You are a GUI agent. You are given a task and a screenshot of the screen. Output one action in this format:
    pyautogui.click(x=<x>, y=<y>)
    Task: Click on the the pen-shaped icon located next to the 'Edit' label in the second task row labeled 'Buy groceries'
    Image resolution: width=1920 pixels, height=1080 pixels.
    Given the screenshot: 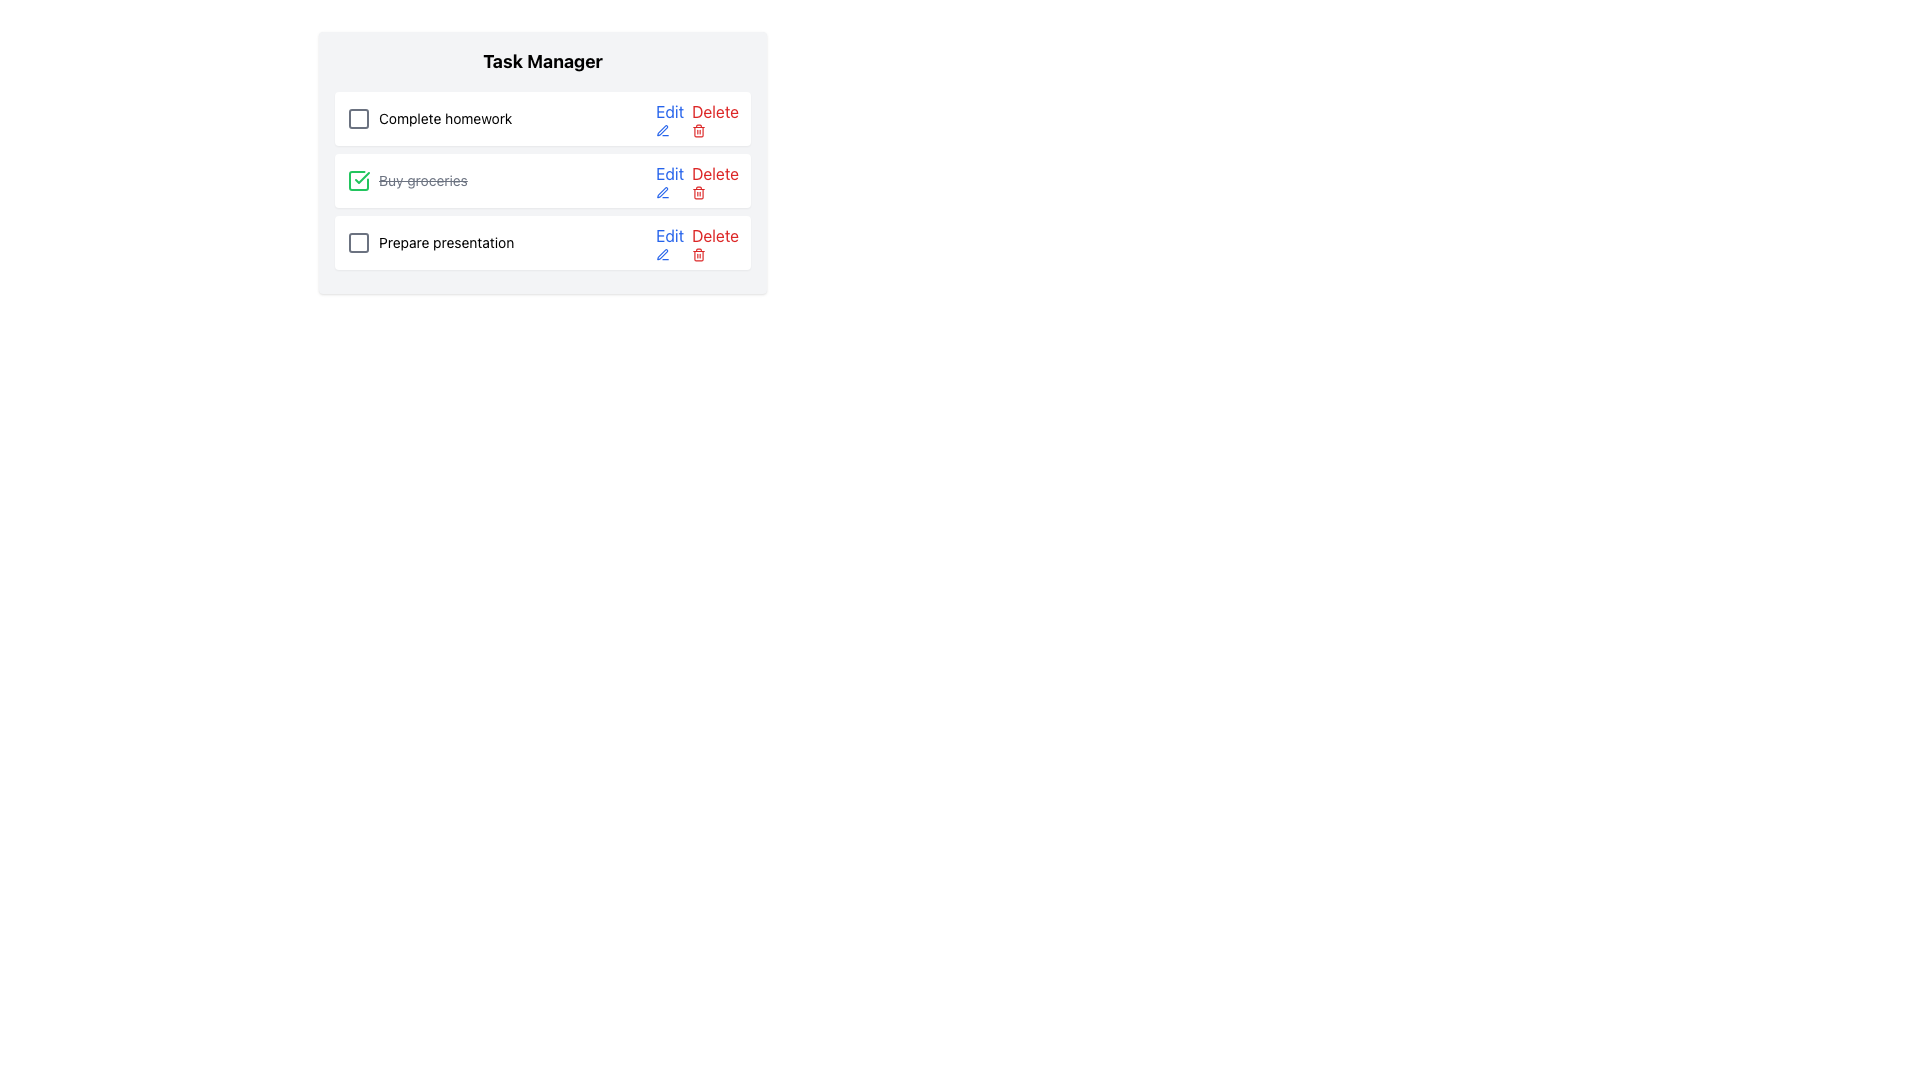 What is the action you would take?
    pyautogui.click(x=663, y=131)
    